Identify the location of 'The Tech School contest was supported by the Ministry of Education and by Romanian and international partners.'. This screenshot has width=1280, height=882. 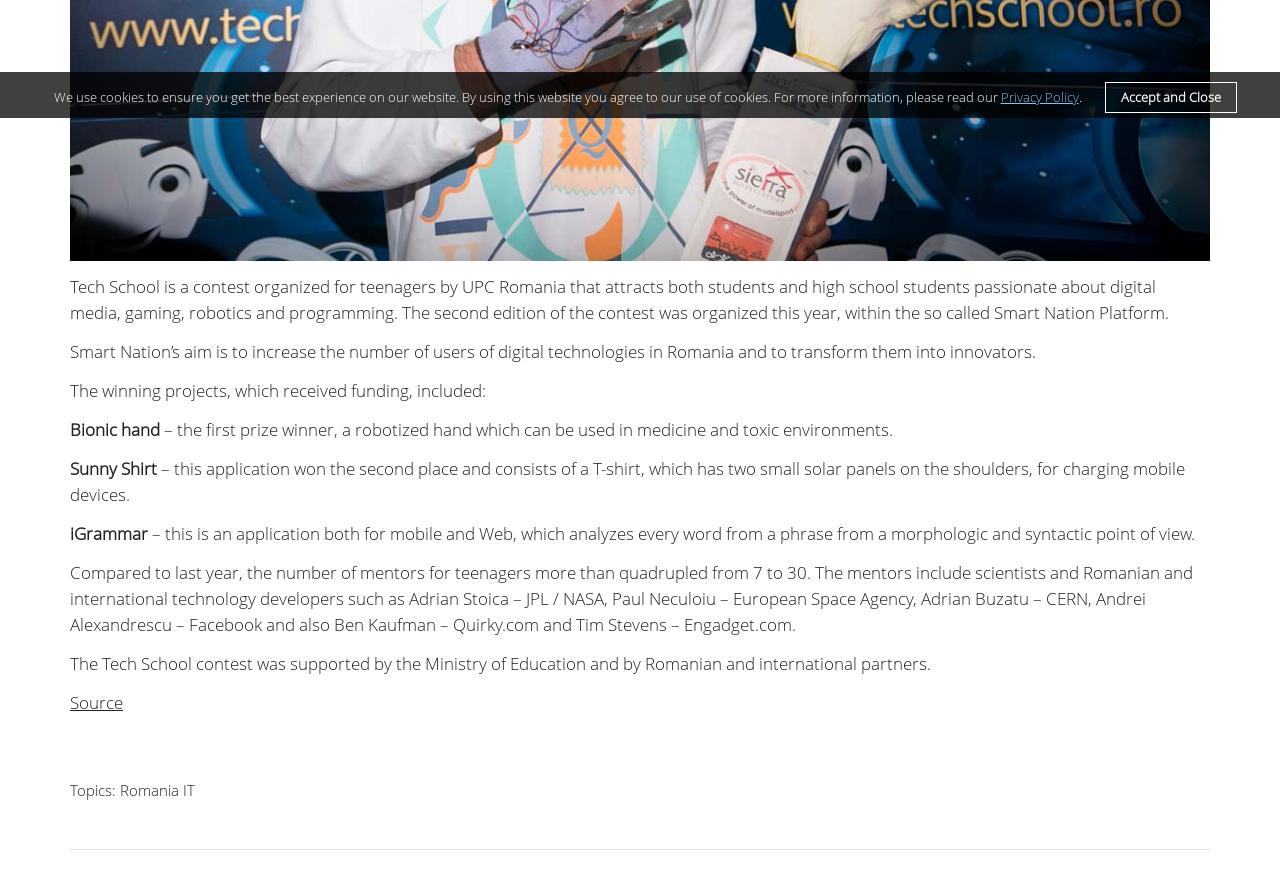
(500, 662).